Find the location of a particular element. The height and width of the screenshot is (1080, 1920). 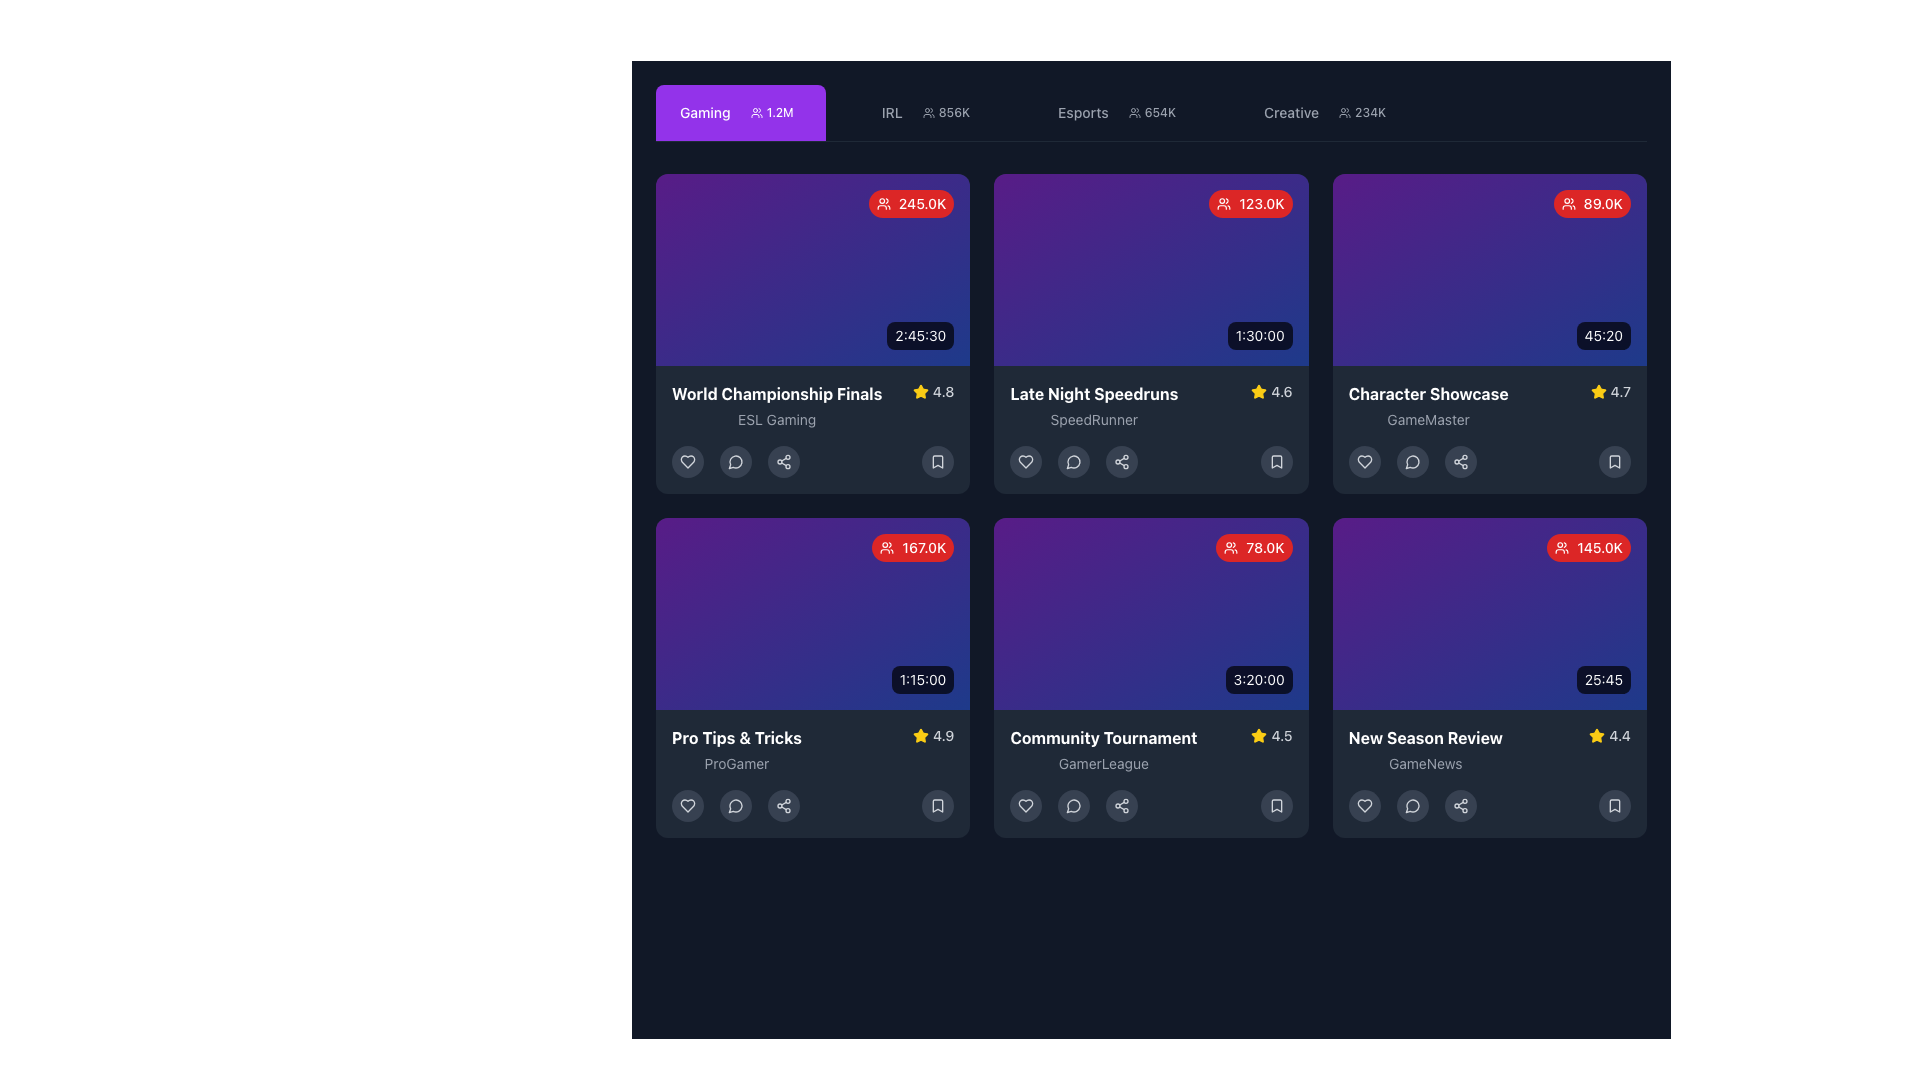

the 'Share' button located at the bottom center of the 'Pro Tips & Tricks' card is located at coordinates (782, 805).